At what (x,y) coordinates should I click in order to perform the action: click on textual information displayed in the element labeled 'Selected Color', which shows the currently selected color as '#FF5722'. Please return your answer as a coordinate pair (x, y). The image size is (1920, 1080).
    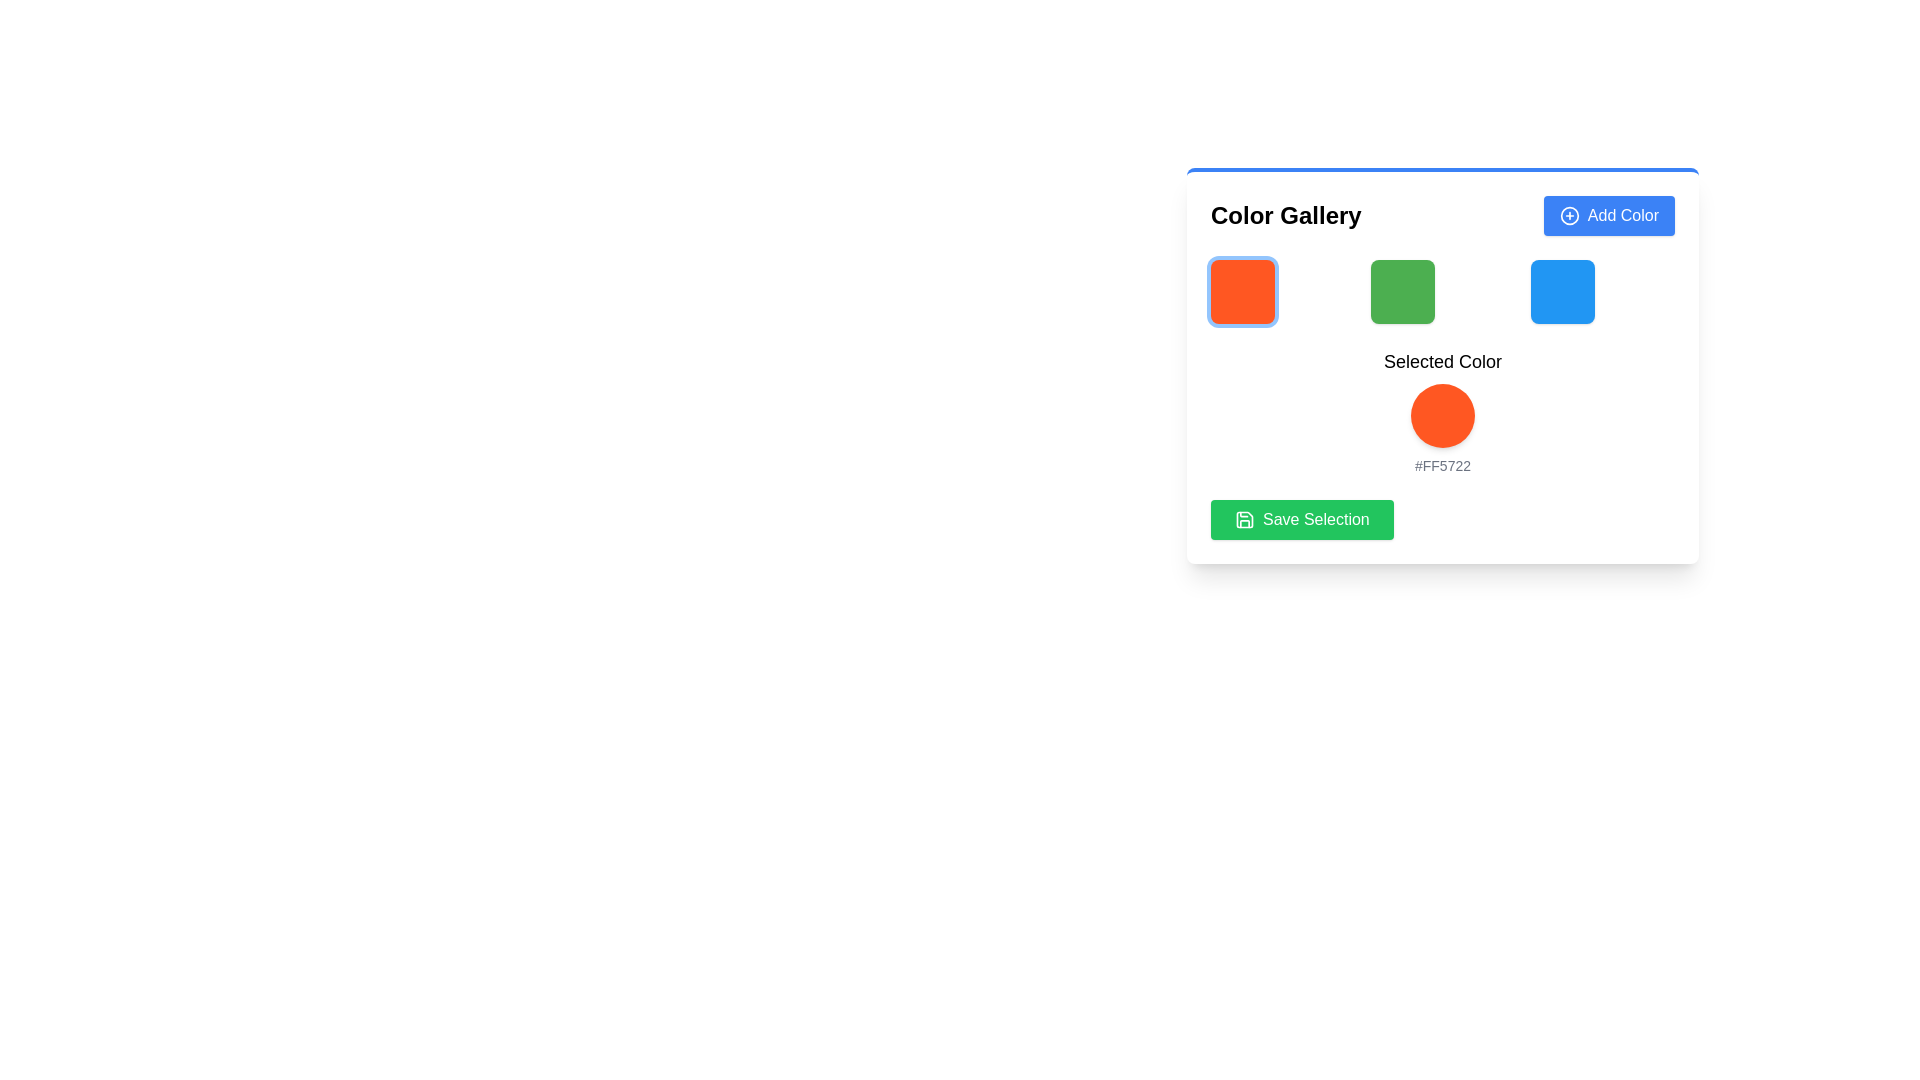
    Looking at the image, I should click on (1443, 367).